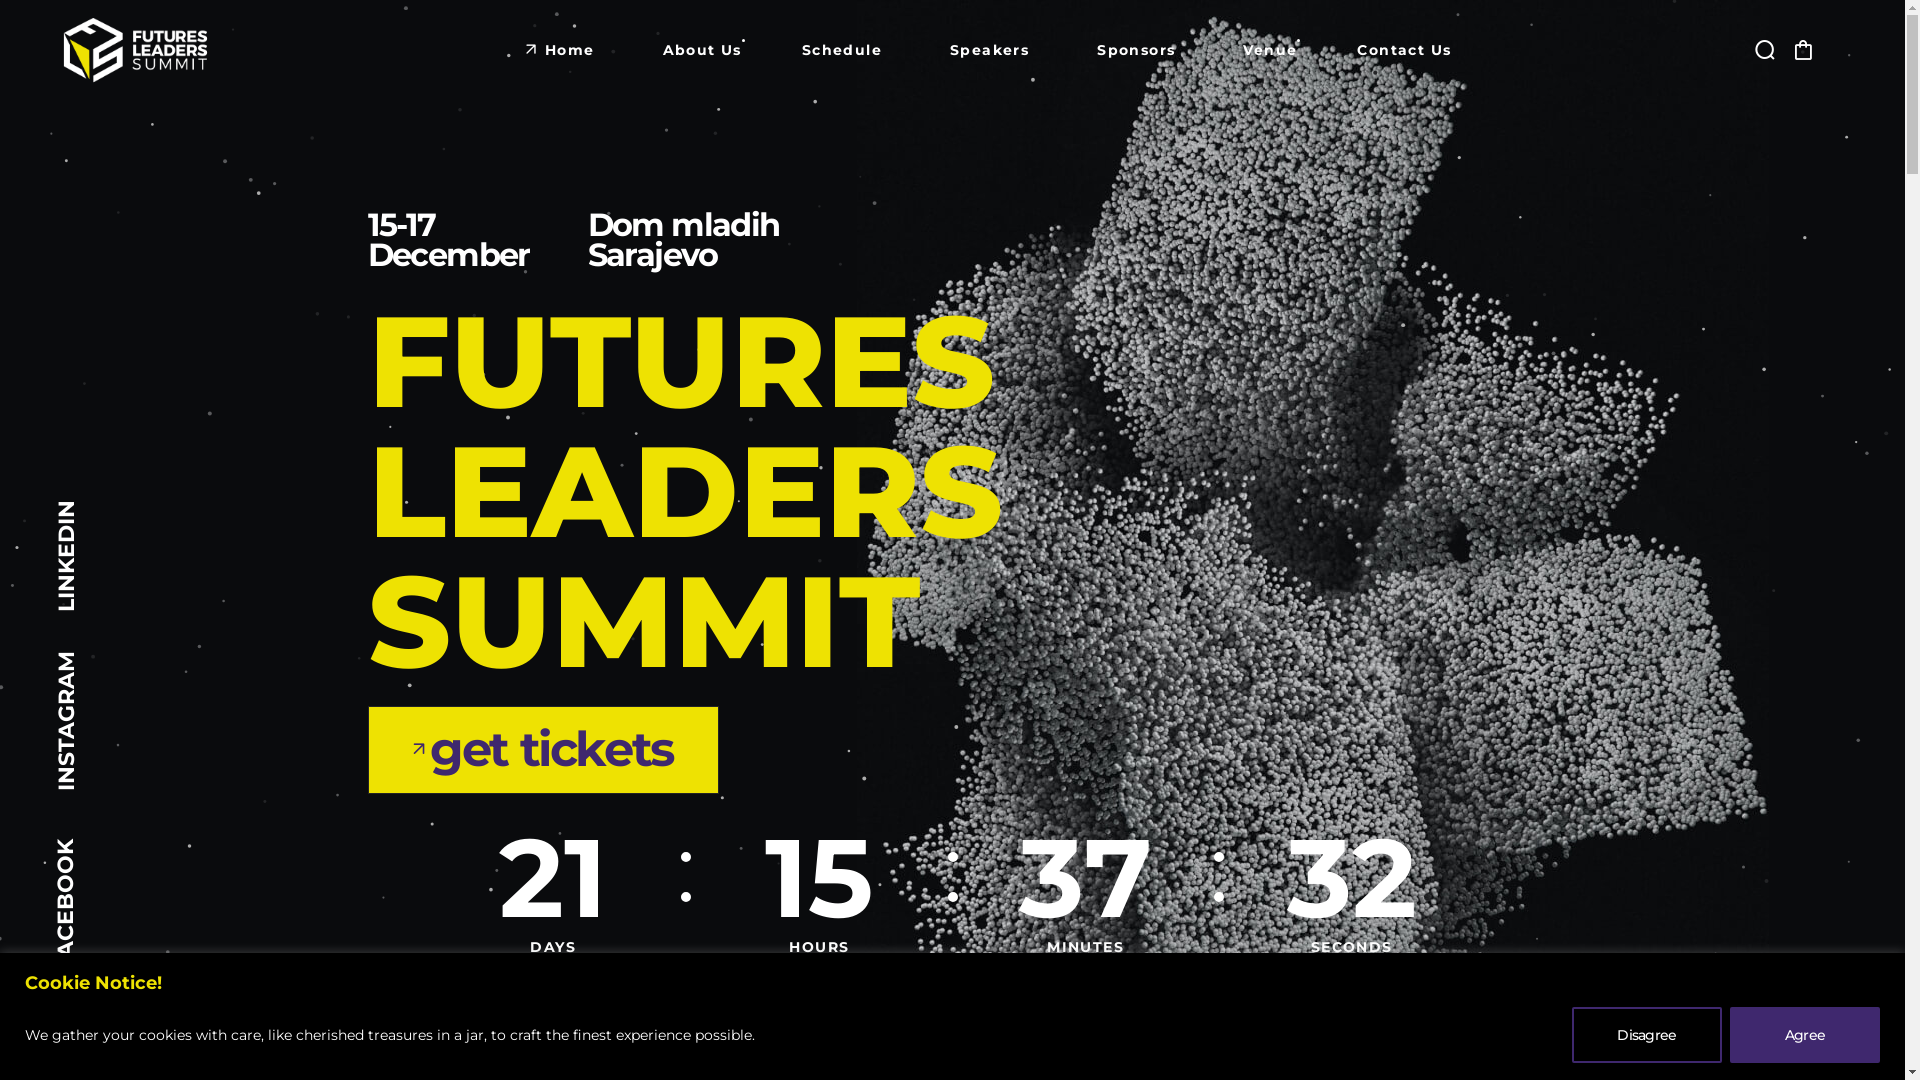 This screenshot has width=1920, height=1080. What do you see at coordinates (841, 49) in the screenshot?
I see `'Schedule'` at bounding box center [841, 49].